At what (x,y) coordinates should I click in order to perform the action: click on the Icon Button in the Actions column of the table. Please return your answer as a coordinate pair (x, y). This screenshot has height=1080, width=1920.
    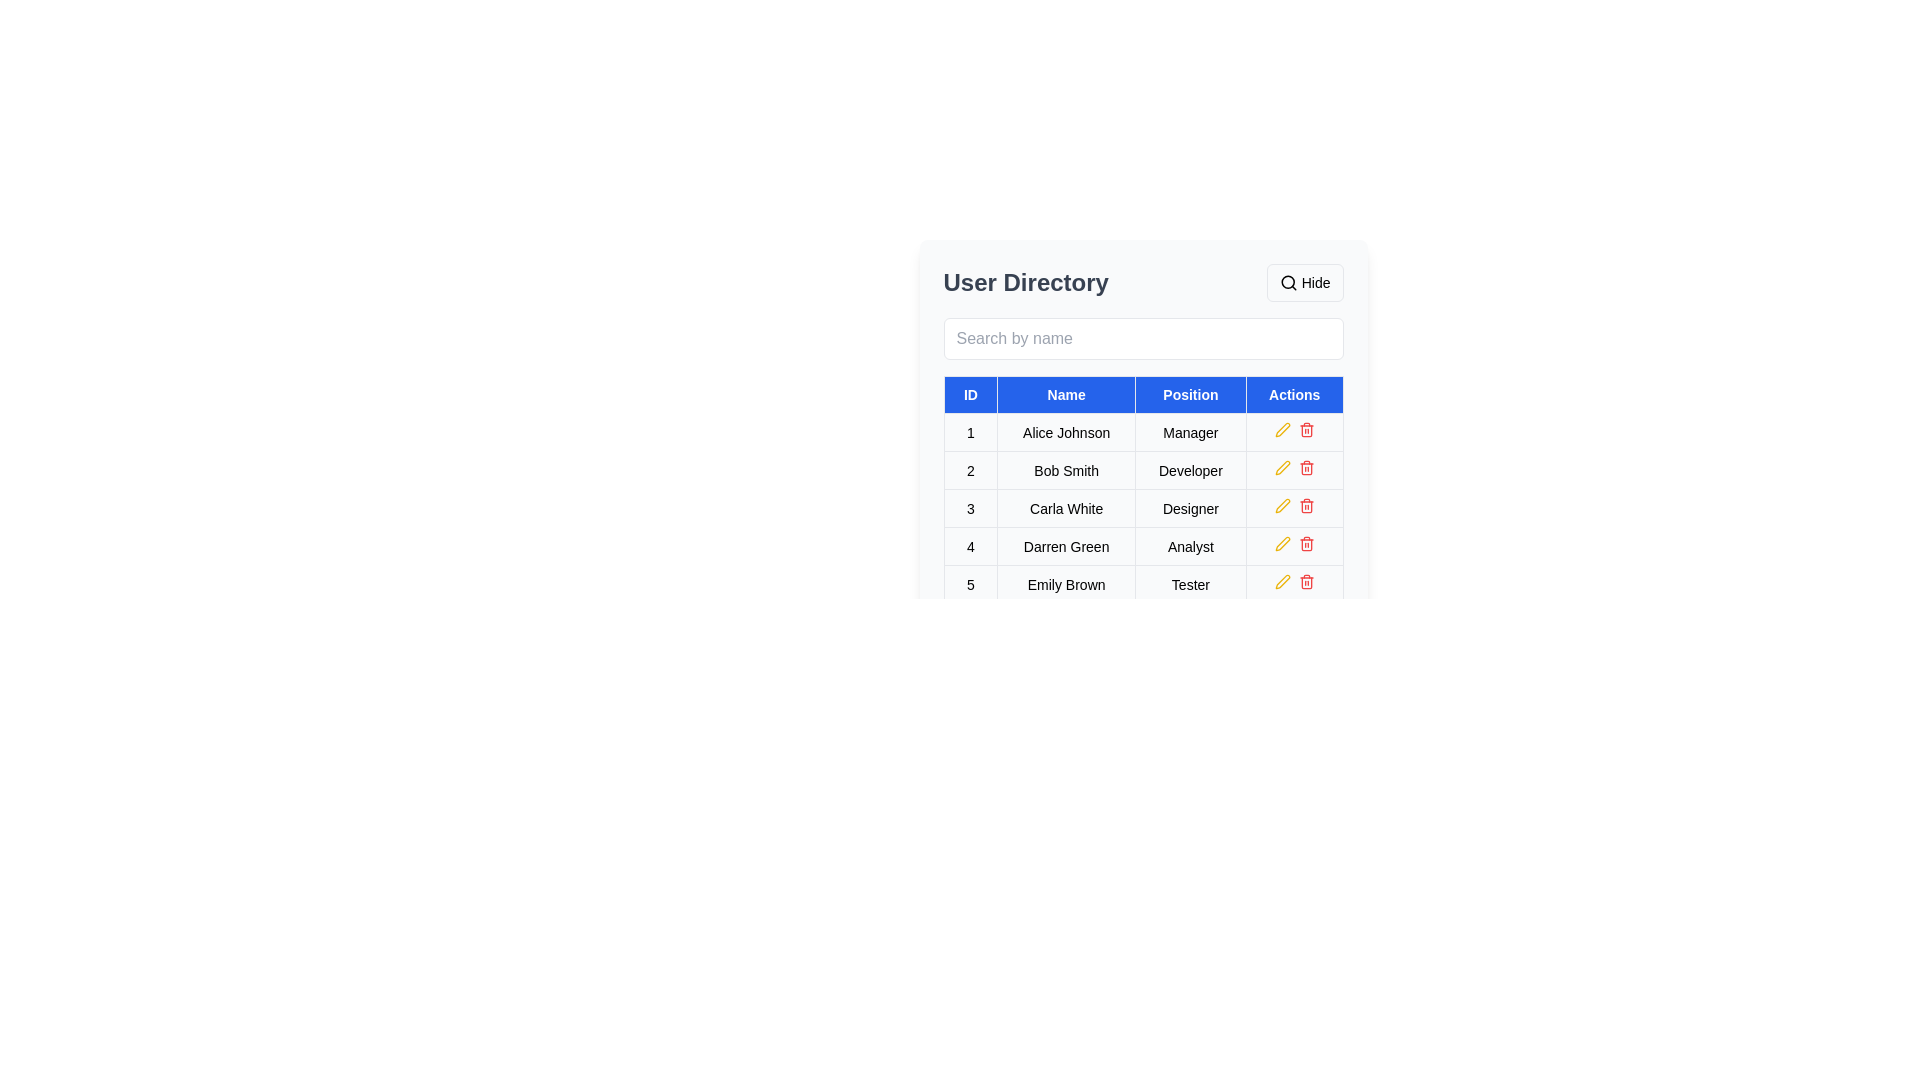
    Looking at the image, I should click on (1306, 430).